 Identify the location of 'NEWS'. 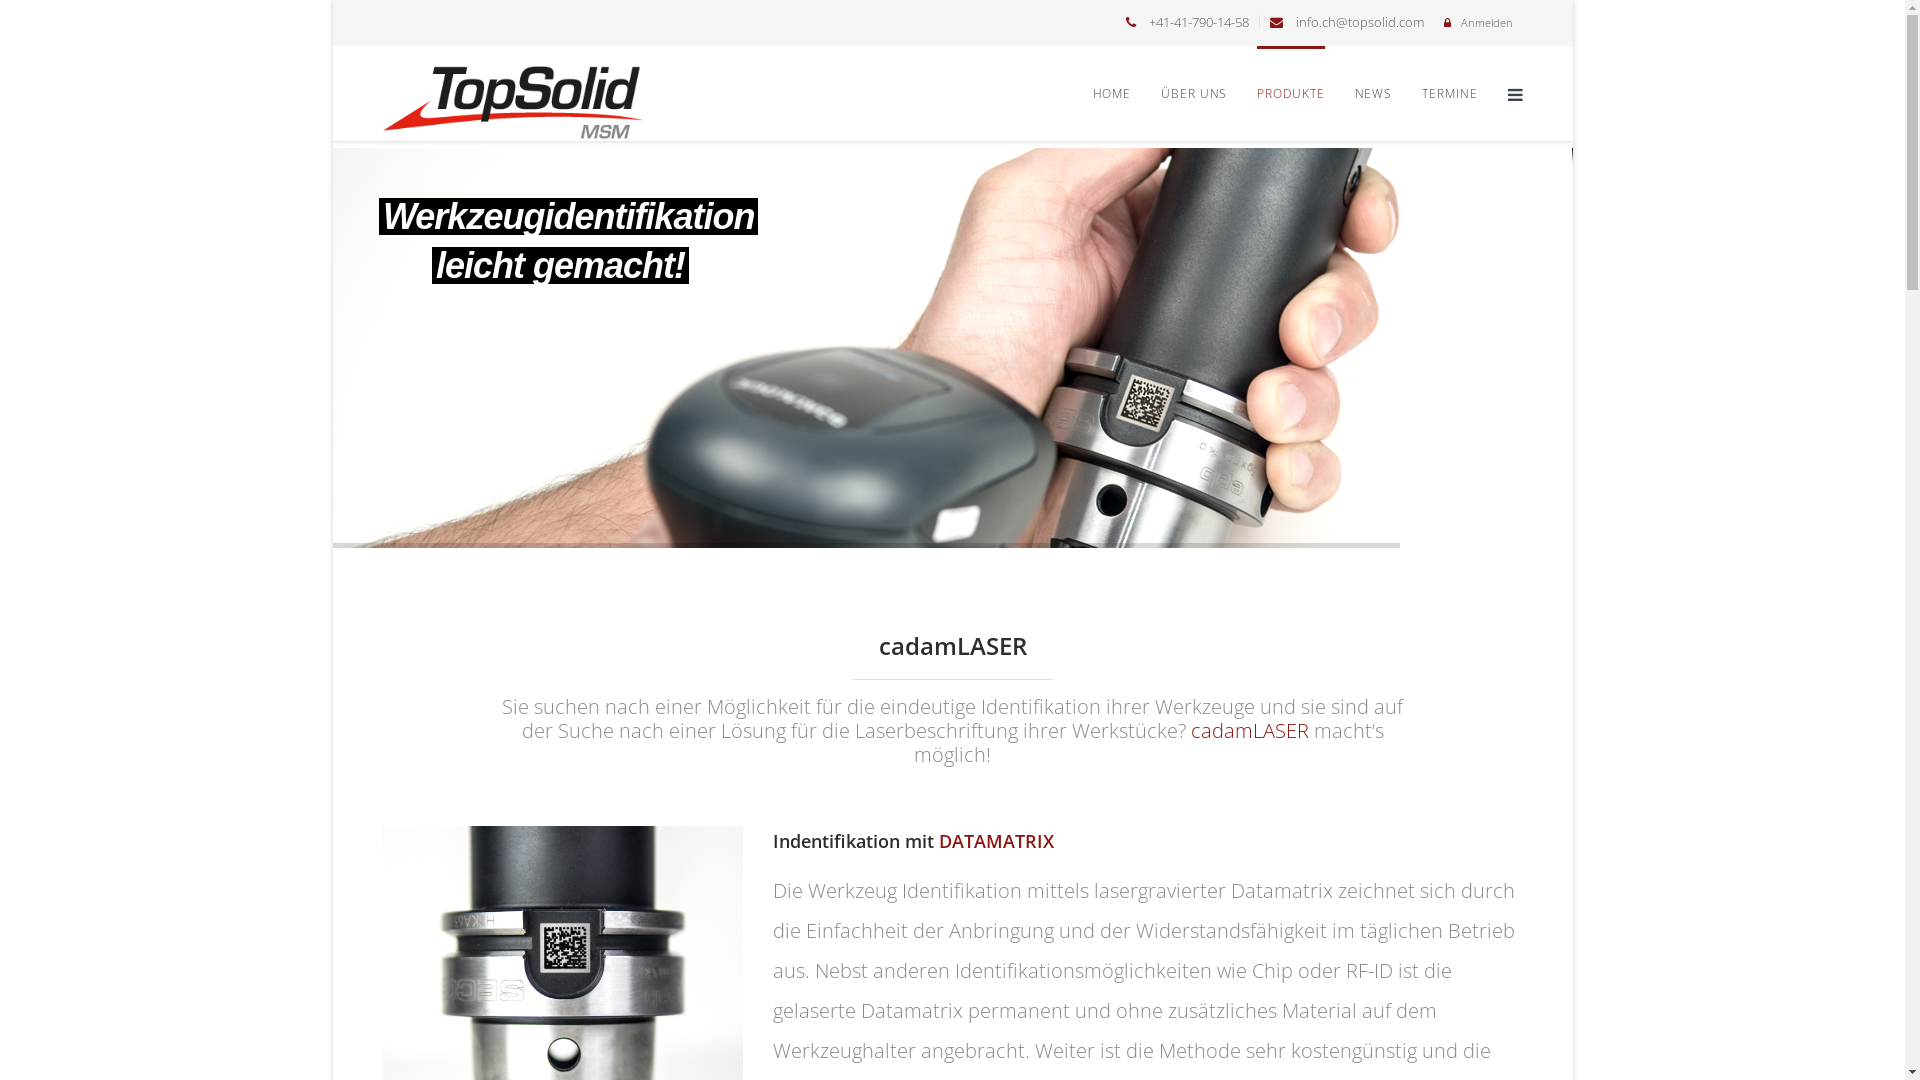
(1354, 93).